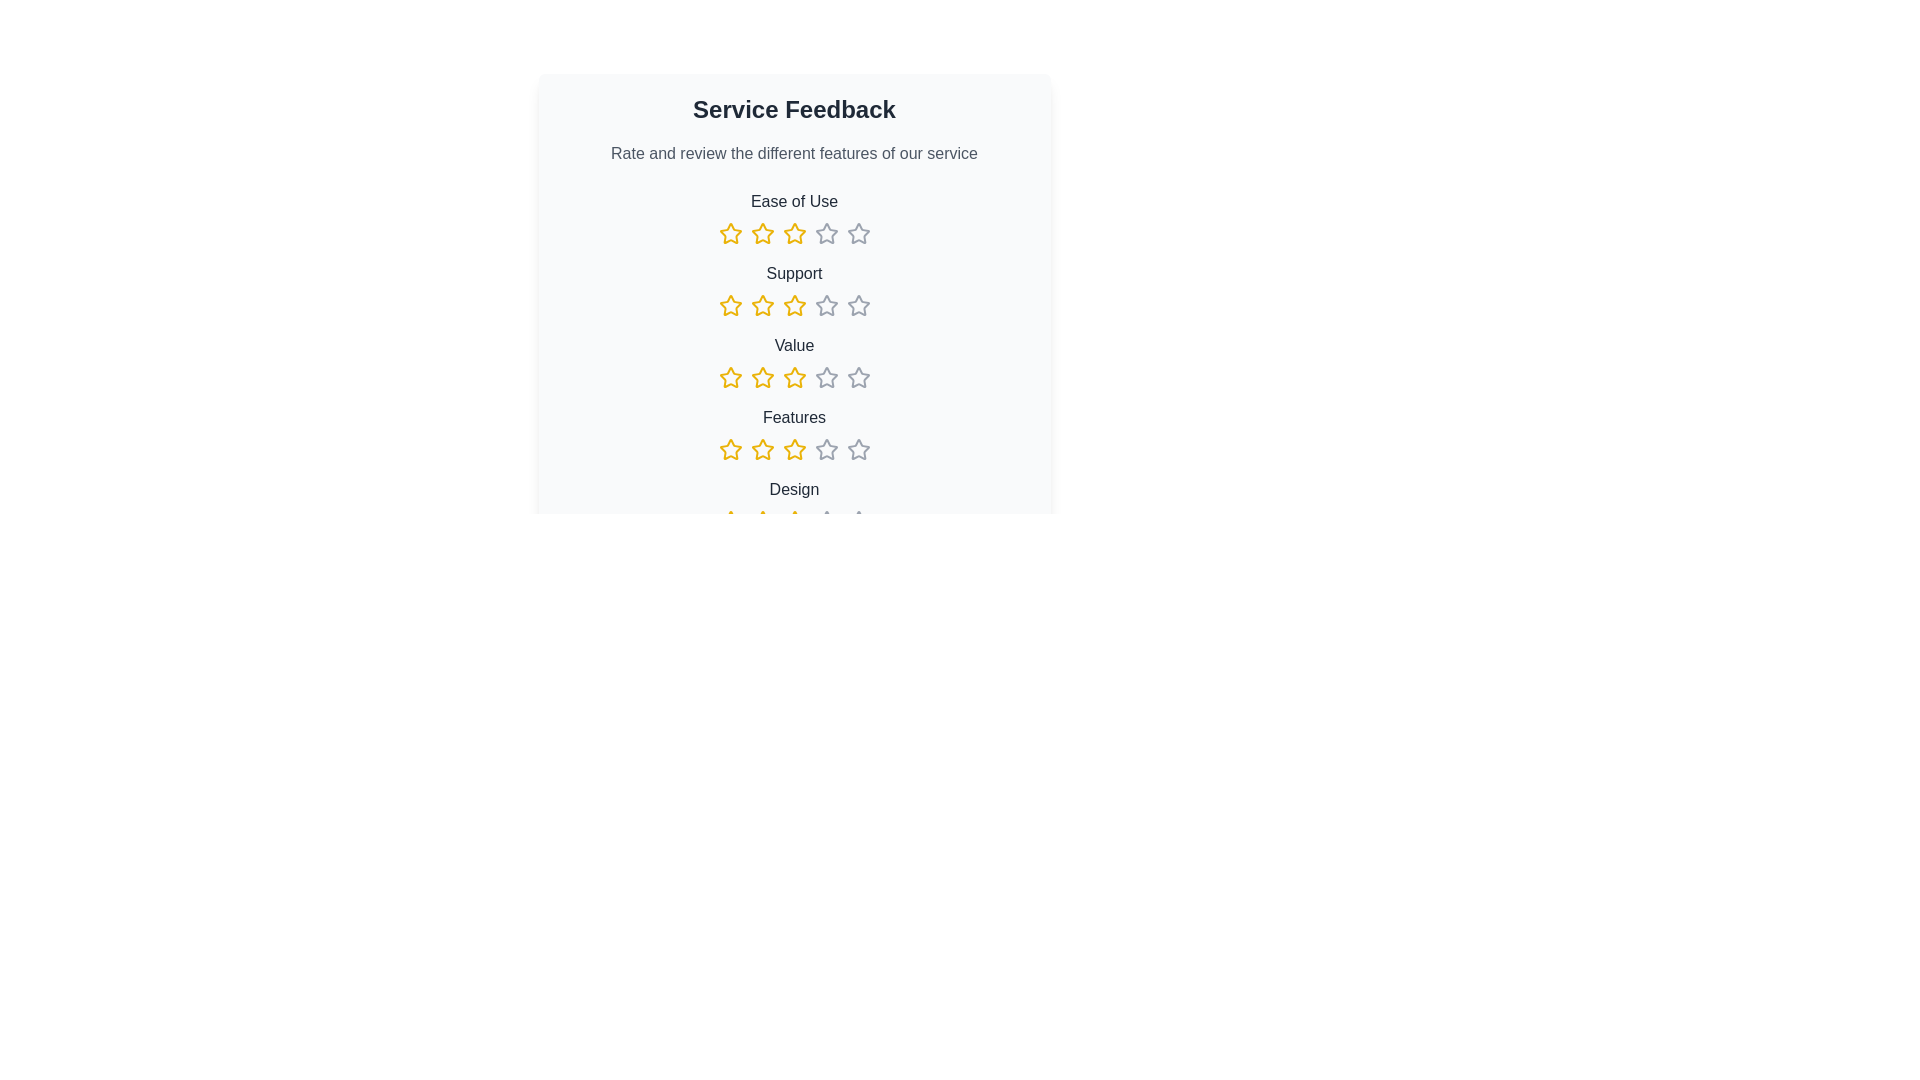 The height and width of the screenshot is (1080, 1920). What do you see at coordinates (793, 153) in the screenshot?
I see `instructional static text label located directly below the 'Service Feedback' heading in the feedback section` at bounding box center [793, 153].